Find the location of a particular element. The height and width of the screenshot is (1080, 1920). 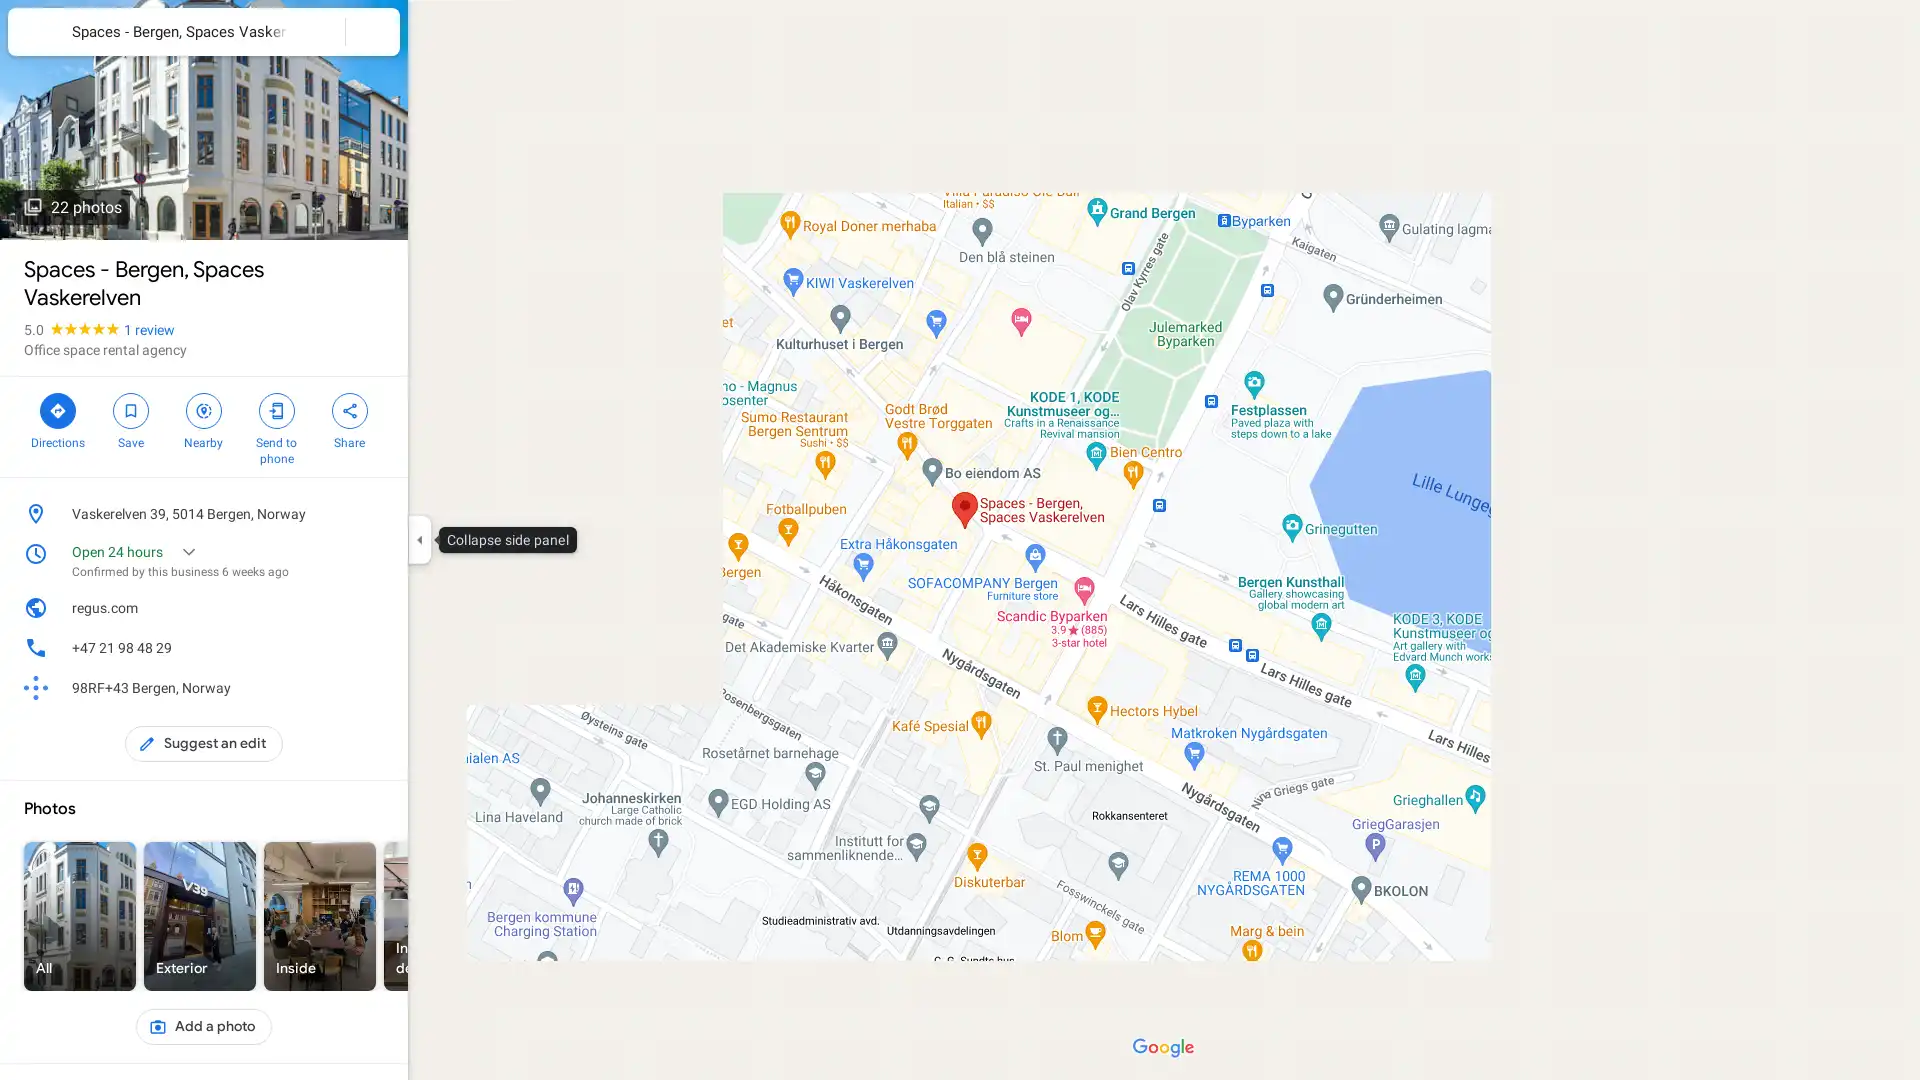

Clear search is located at coordinates (373, 31).